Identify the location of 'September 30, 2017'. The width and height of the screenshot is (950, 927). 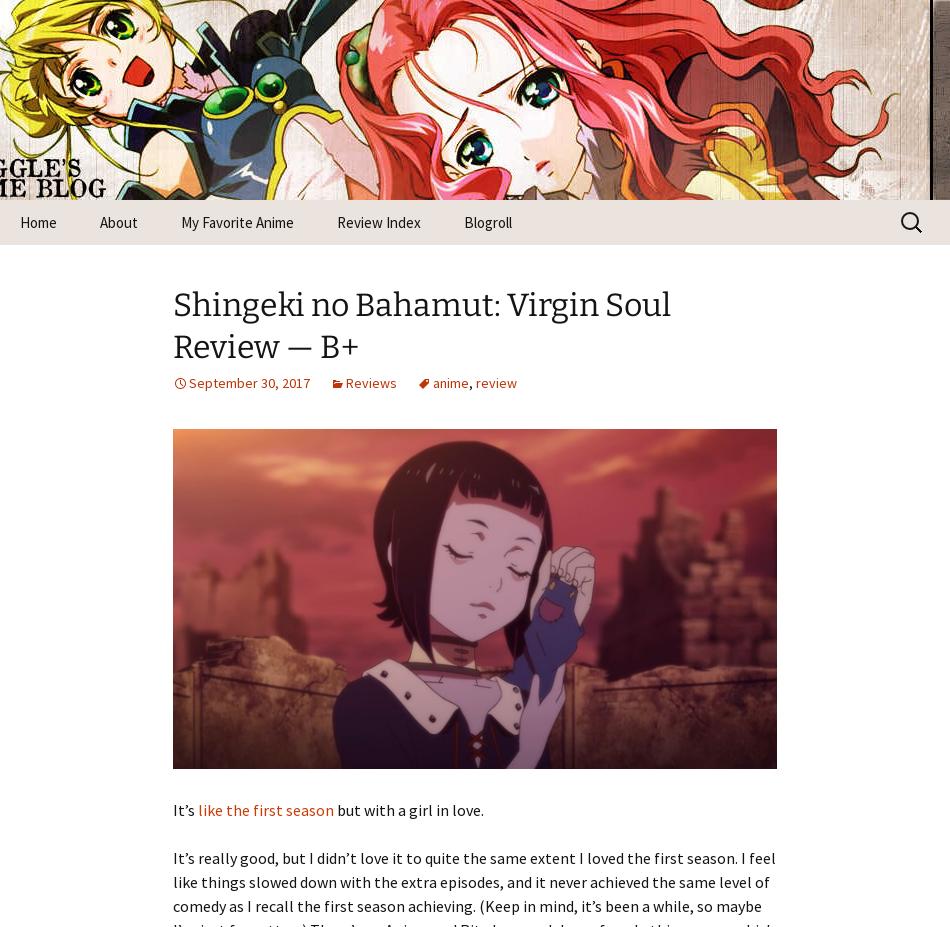
(248, 382).